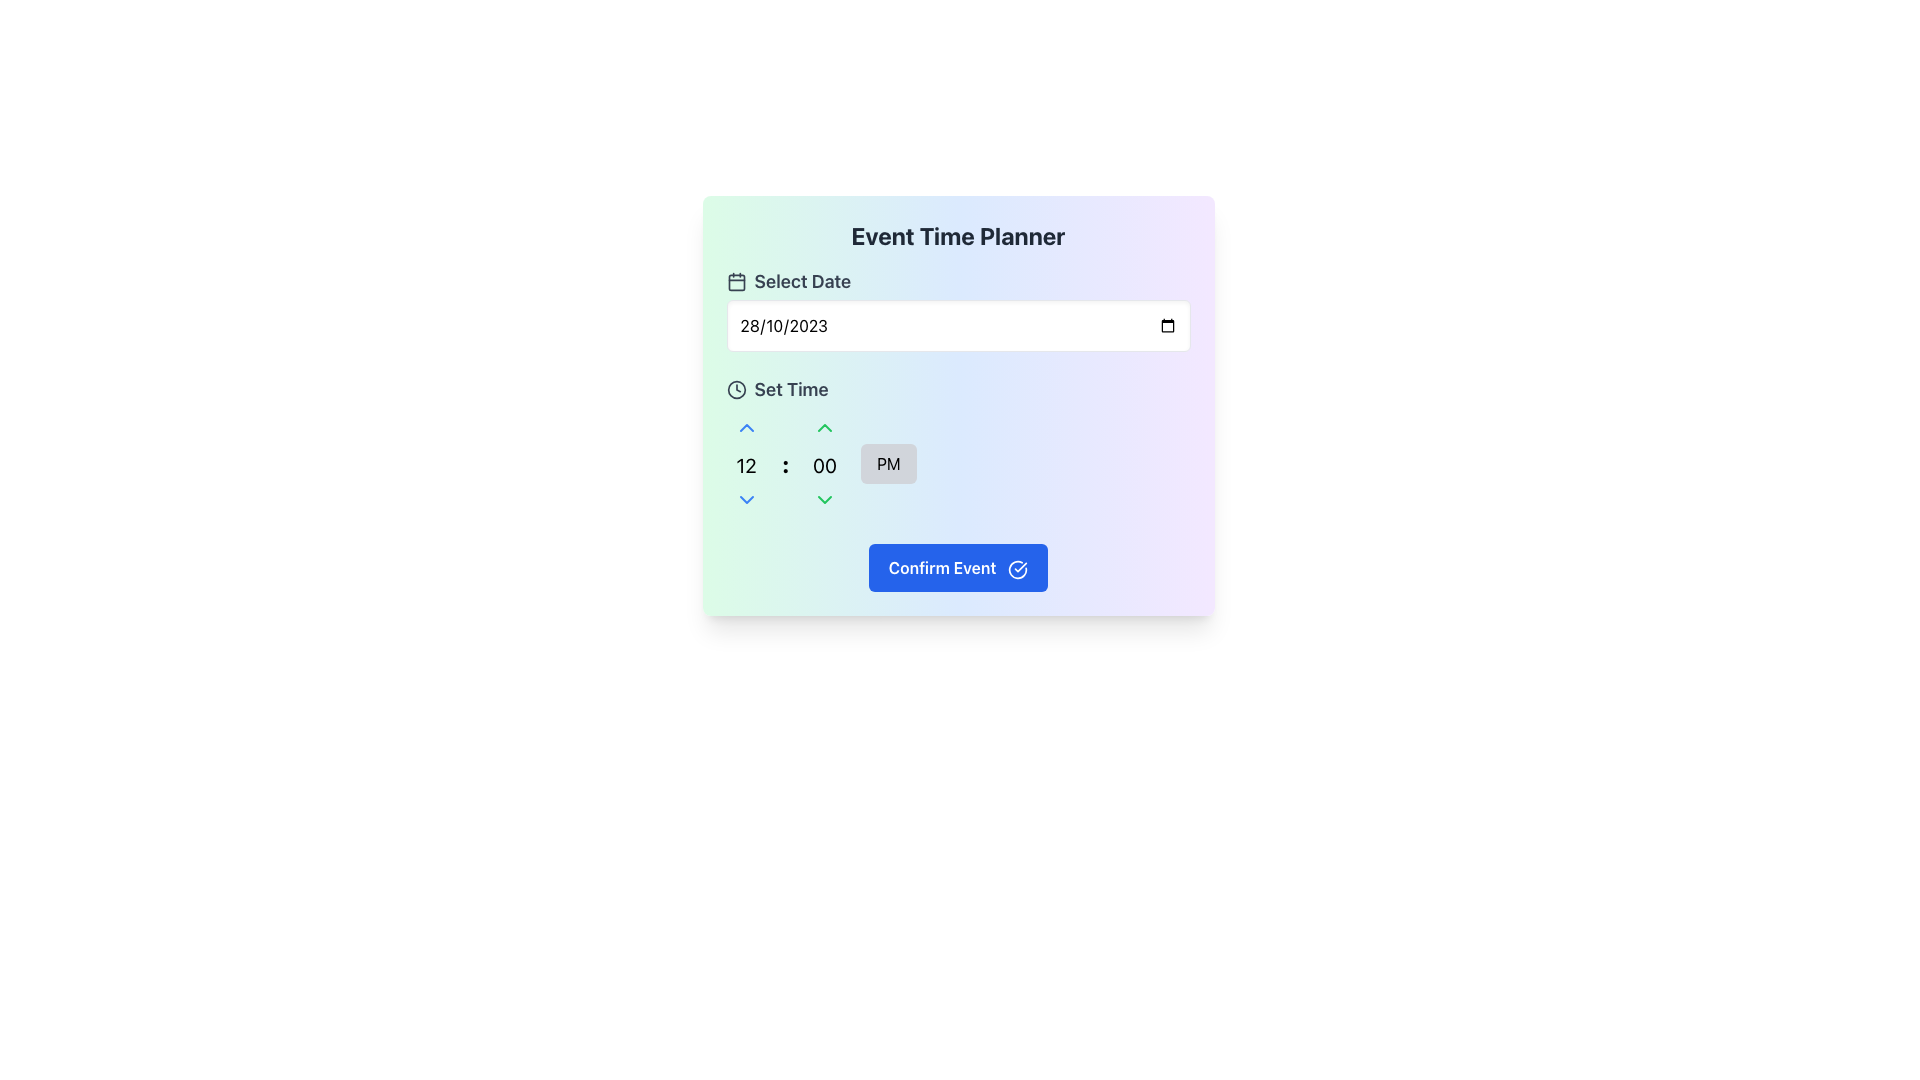  I want to click on the calendar icon, which is a rectangular shape with rounded corners, located to the left of the 'Select Date' text, so click(735, 282).